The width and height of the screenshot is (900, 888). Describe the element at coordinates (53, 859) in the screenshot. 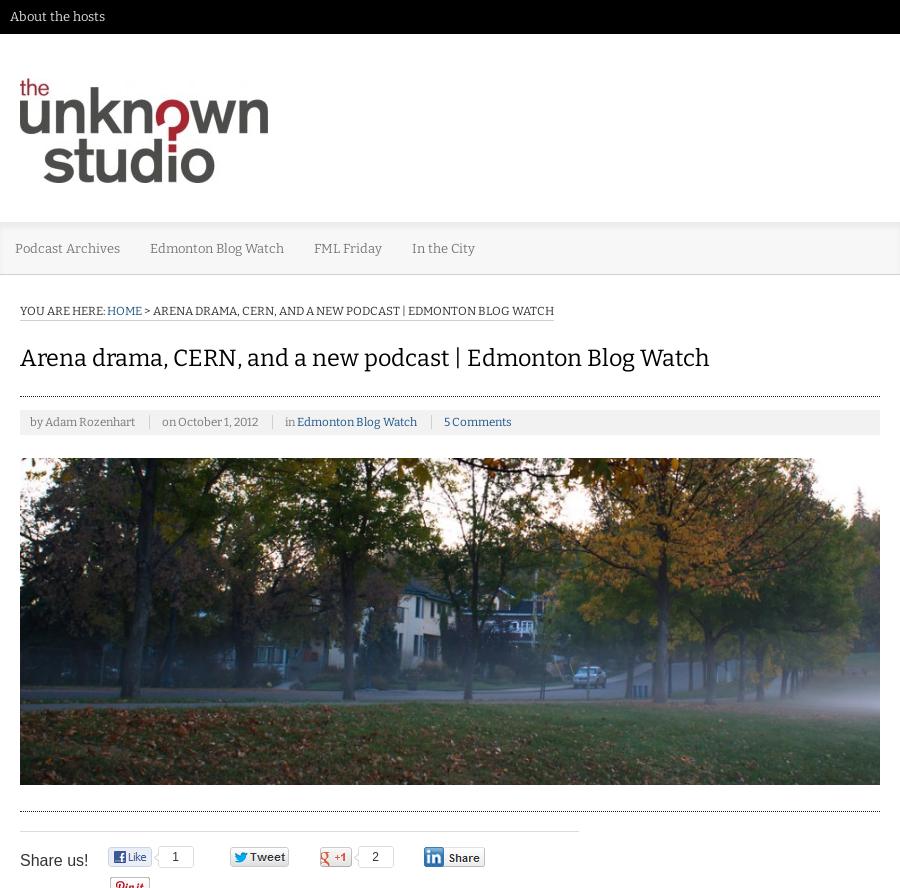

I see `'Share us!'` at that location.